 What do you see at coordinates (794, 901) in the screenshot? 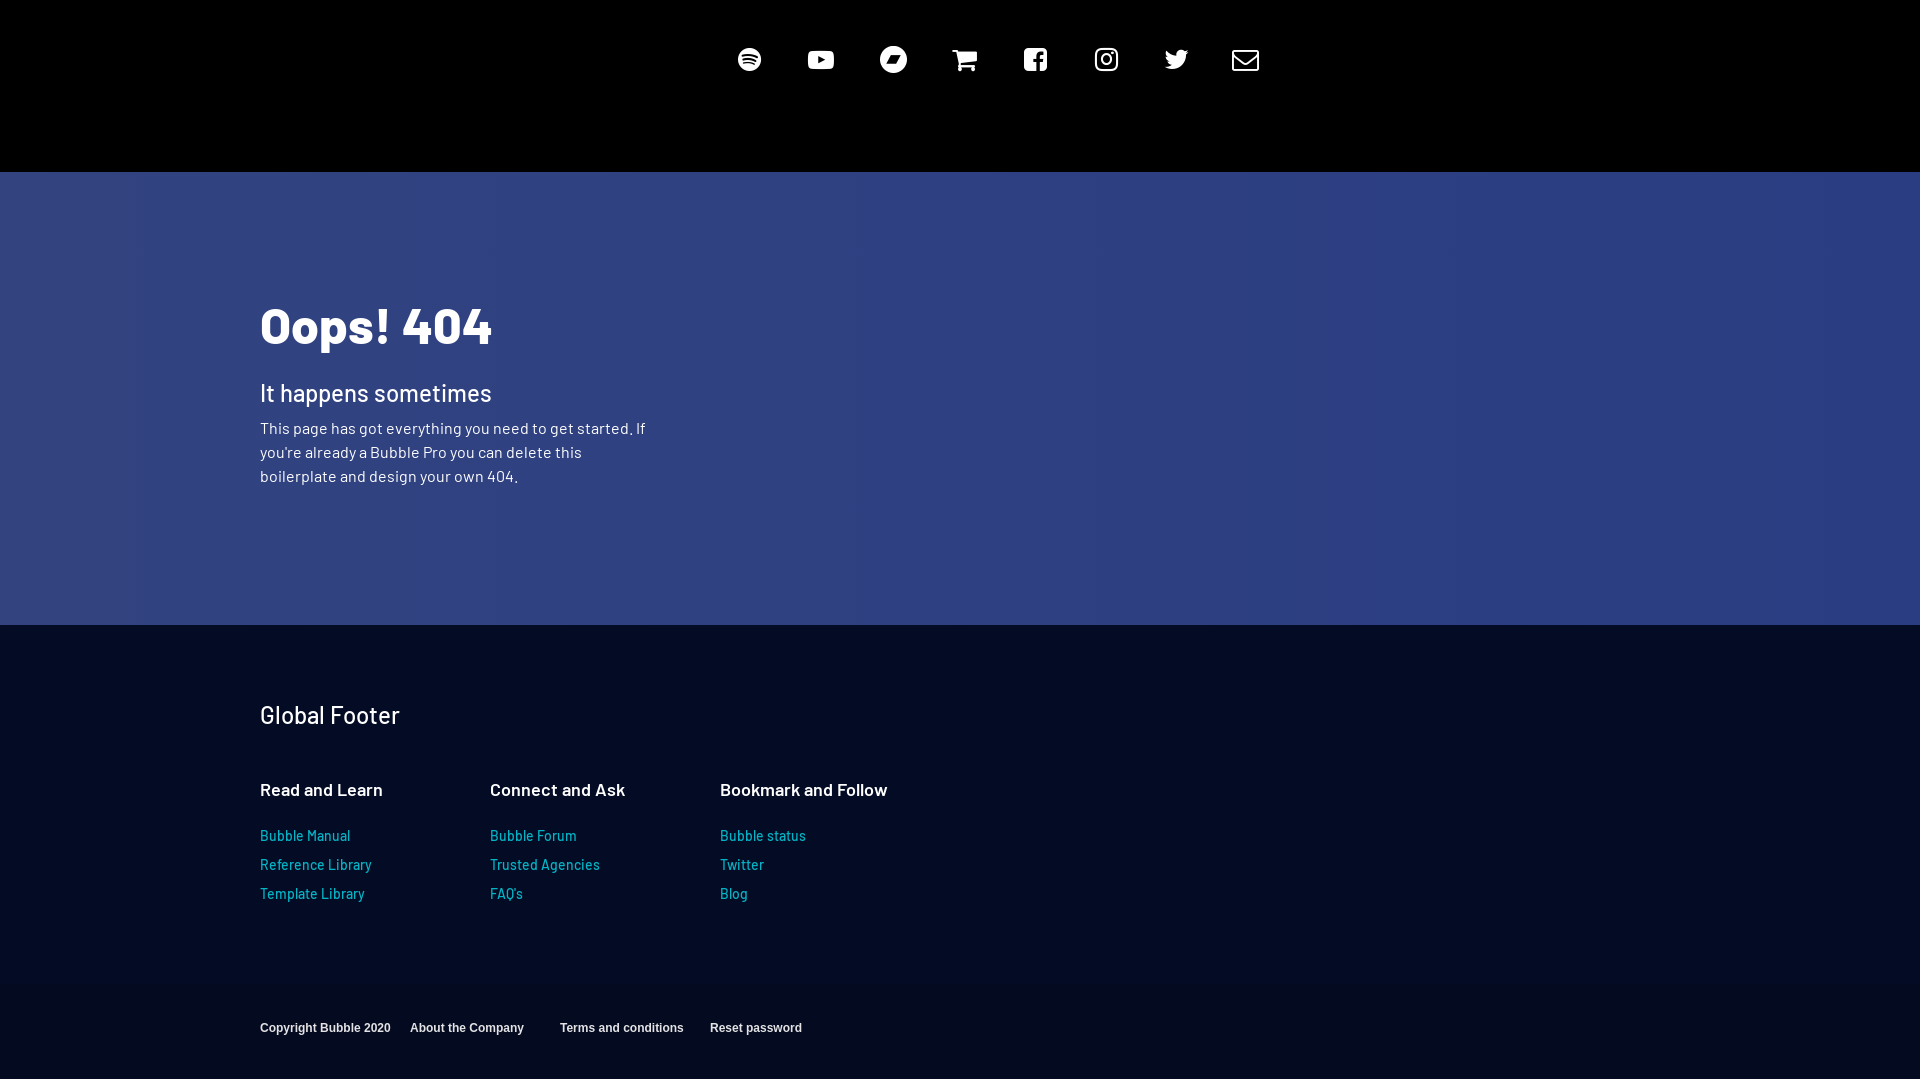
I see `'Blog'` at bounding box center [794, 901].